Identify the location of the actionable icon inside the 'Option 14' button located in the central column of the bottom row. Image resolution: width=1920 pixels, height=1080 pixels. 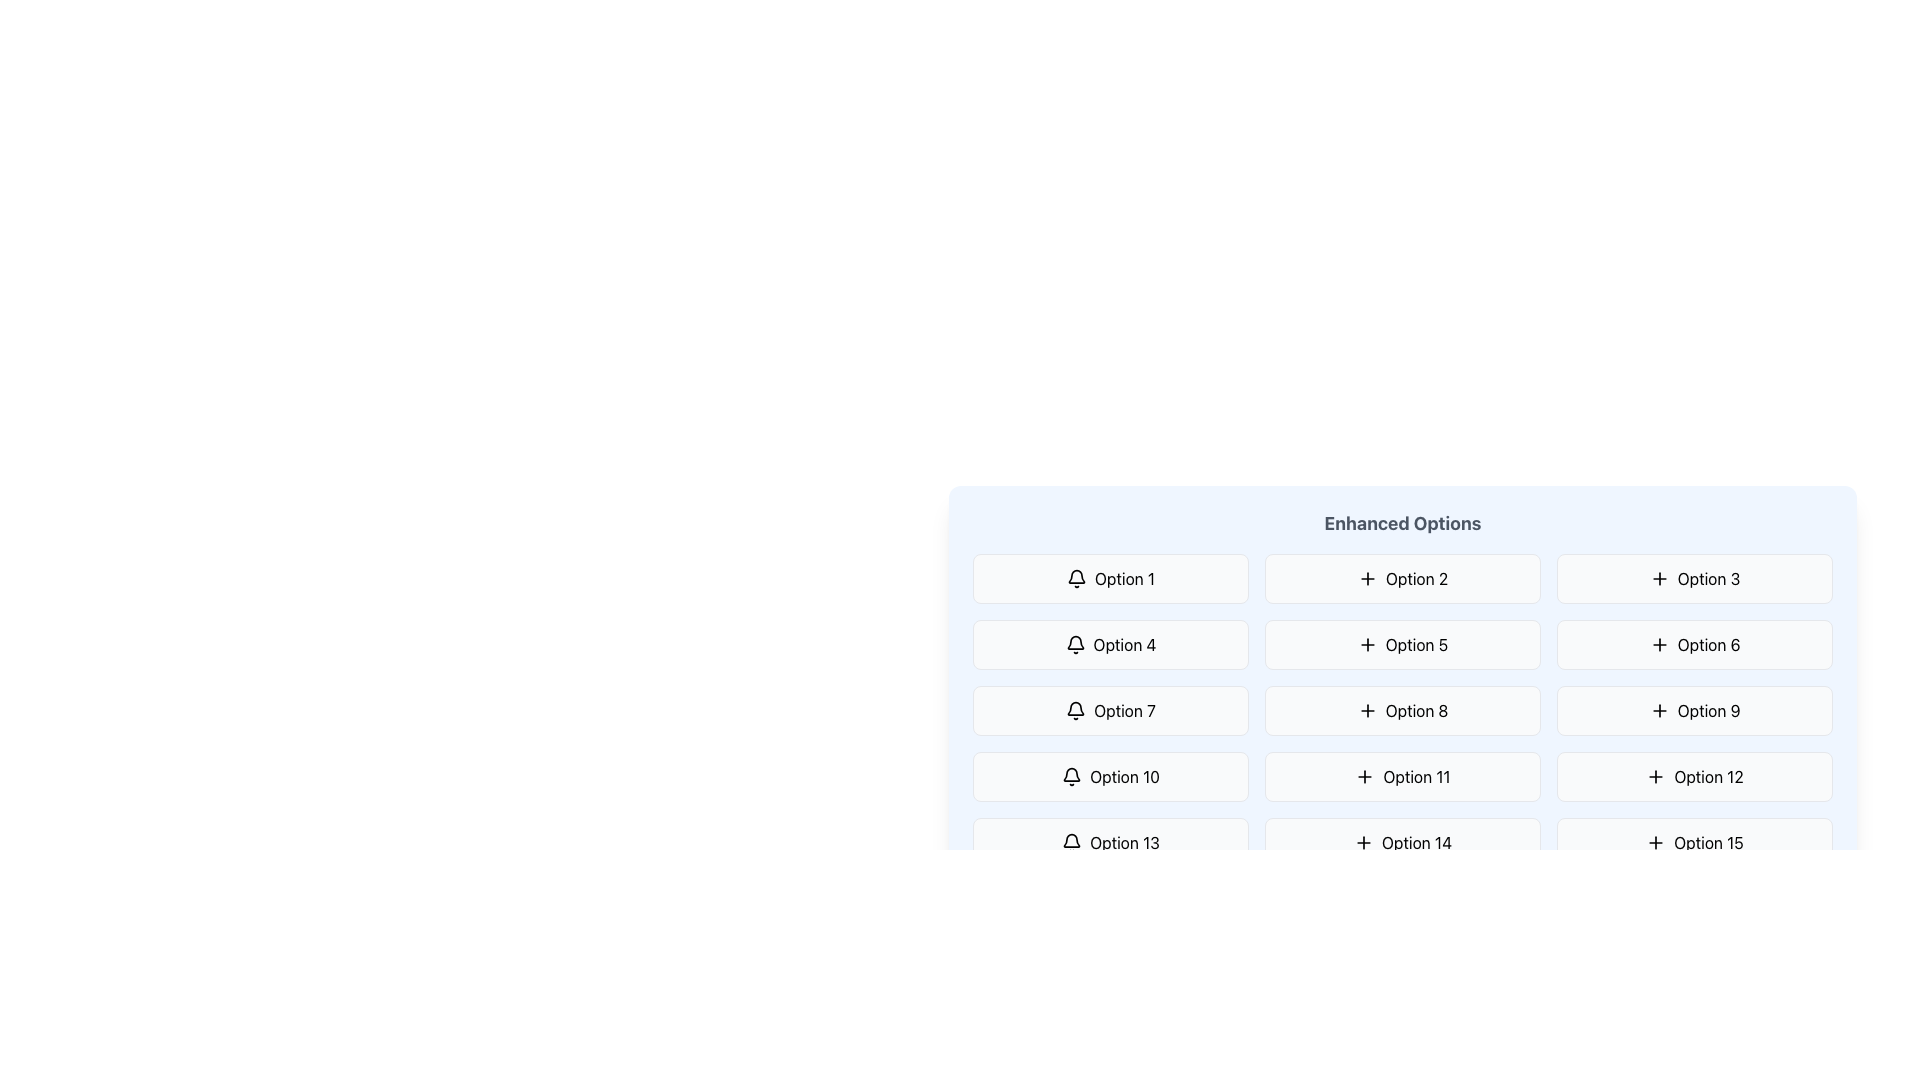
(1362, 843).